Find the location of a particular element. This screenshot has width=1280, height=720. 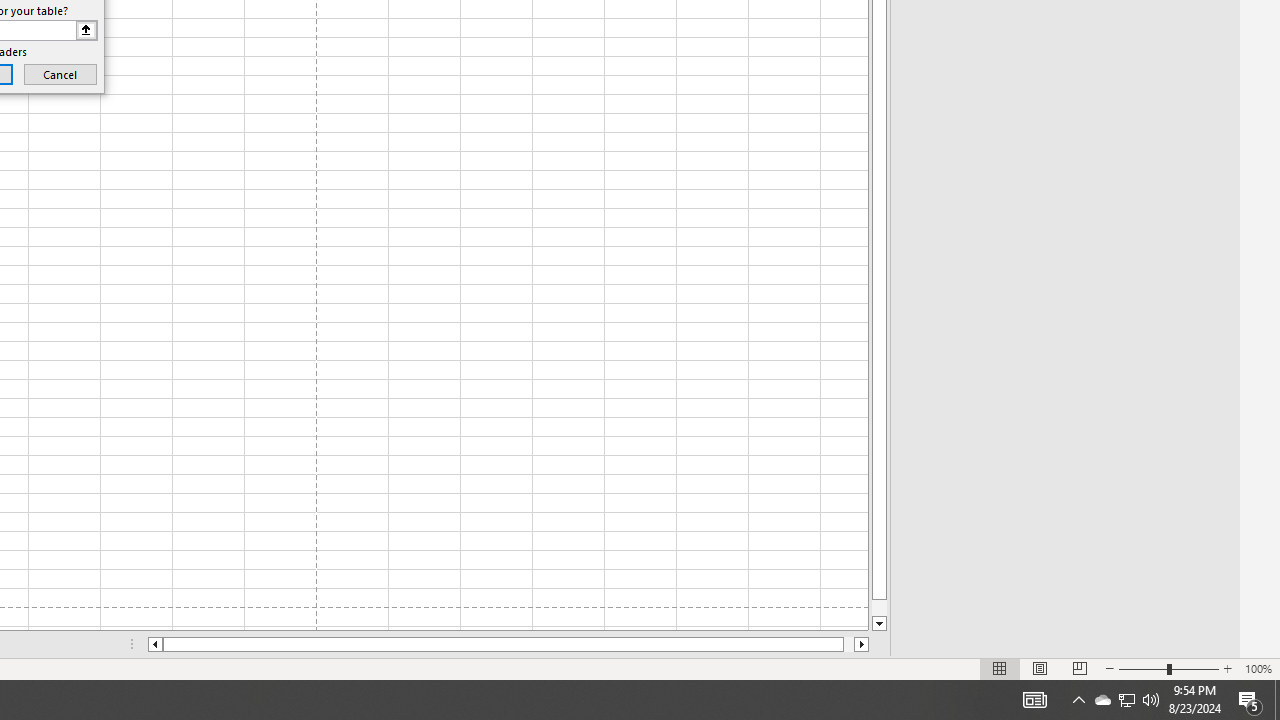

'Line down' is located at coordinates (879, 623).